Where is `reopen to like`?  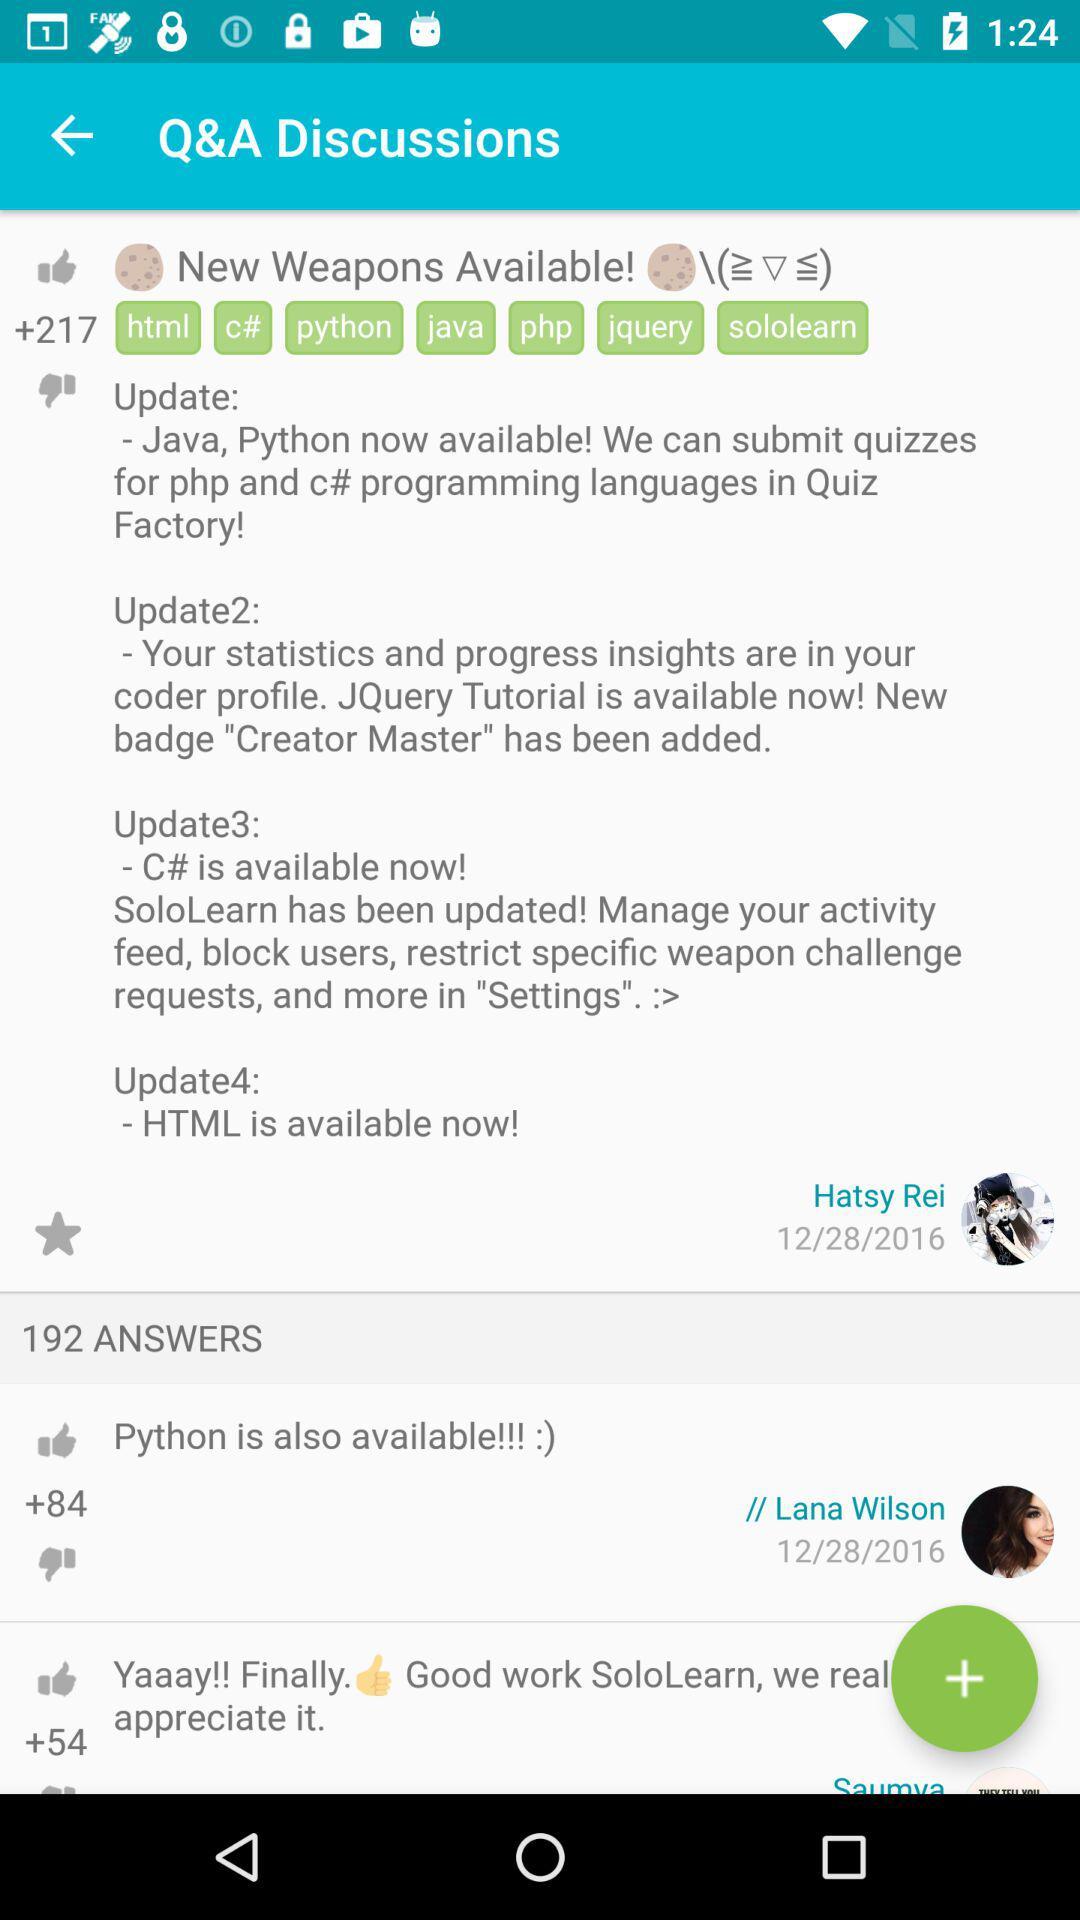
reopen to like is located at coordinates (55, 265).